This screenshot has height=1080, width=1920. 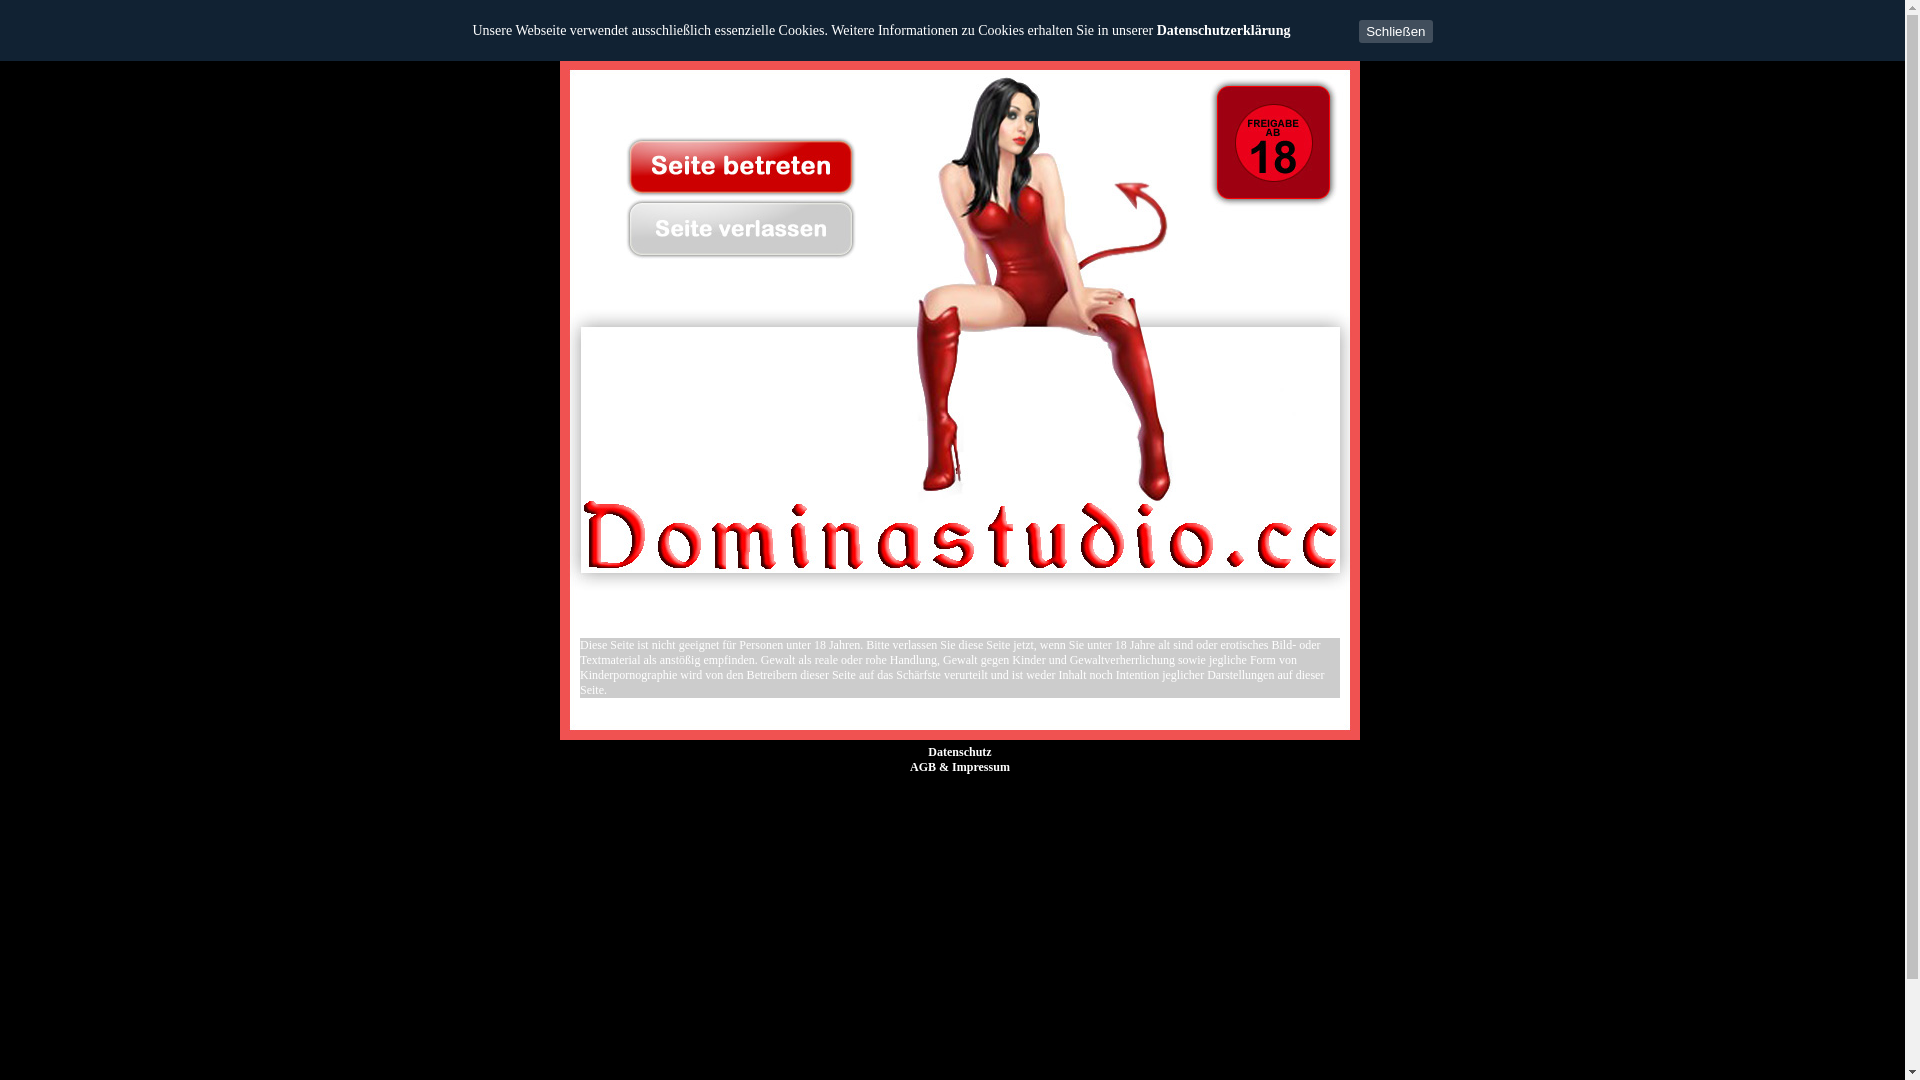 What do you see at coordinates (960, 752) in the screenshot?
I see `'Datenschutz'` at bounding box center [960, 752].